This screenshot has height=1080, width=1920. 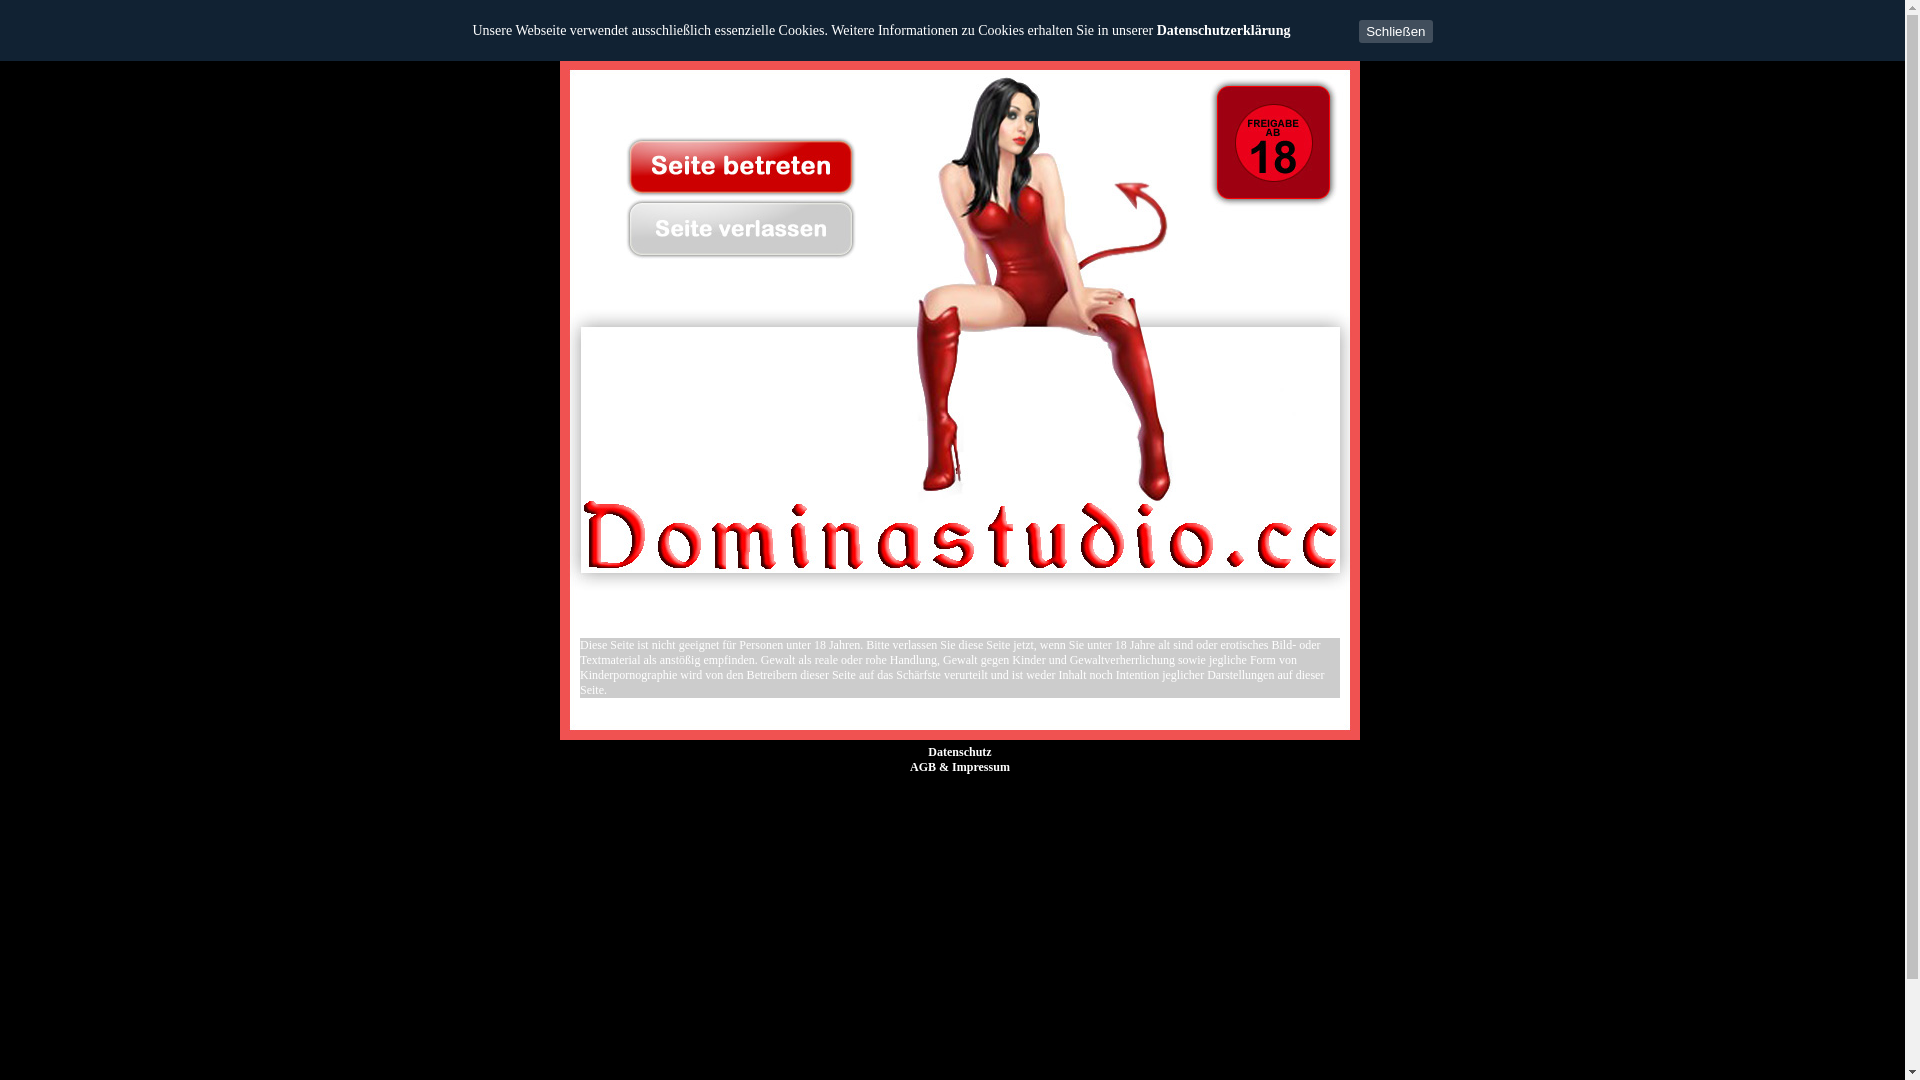 What do you see at coordinates (960, 752) in the screenshot?
I see `'Datenschutz'` at bounding box center [960, 752].